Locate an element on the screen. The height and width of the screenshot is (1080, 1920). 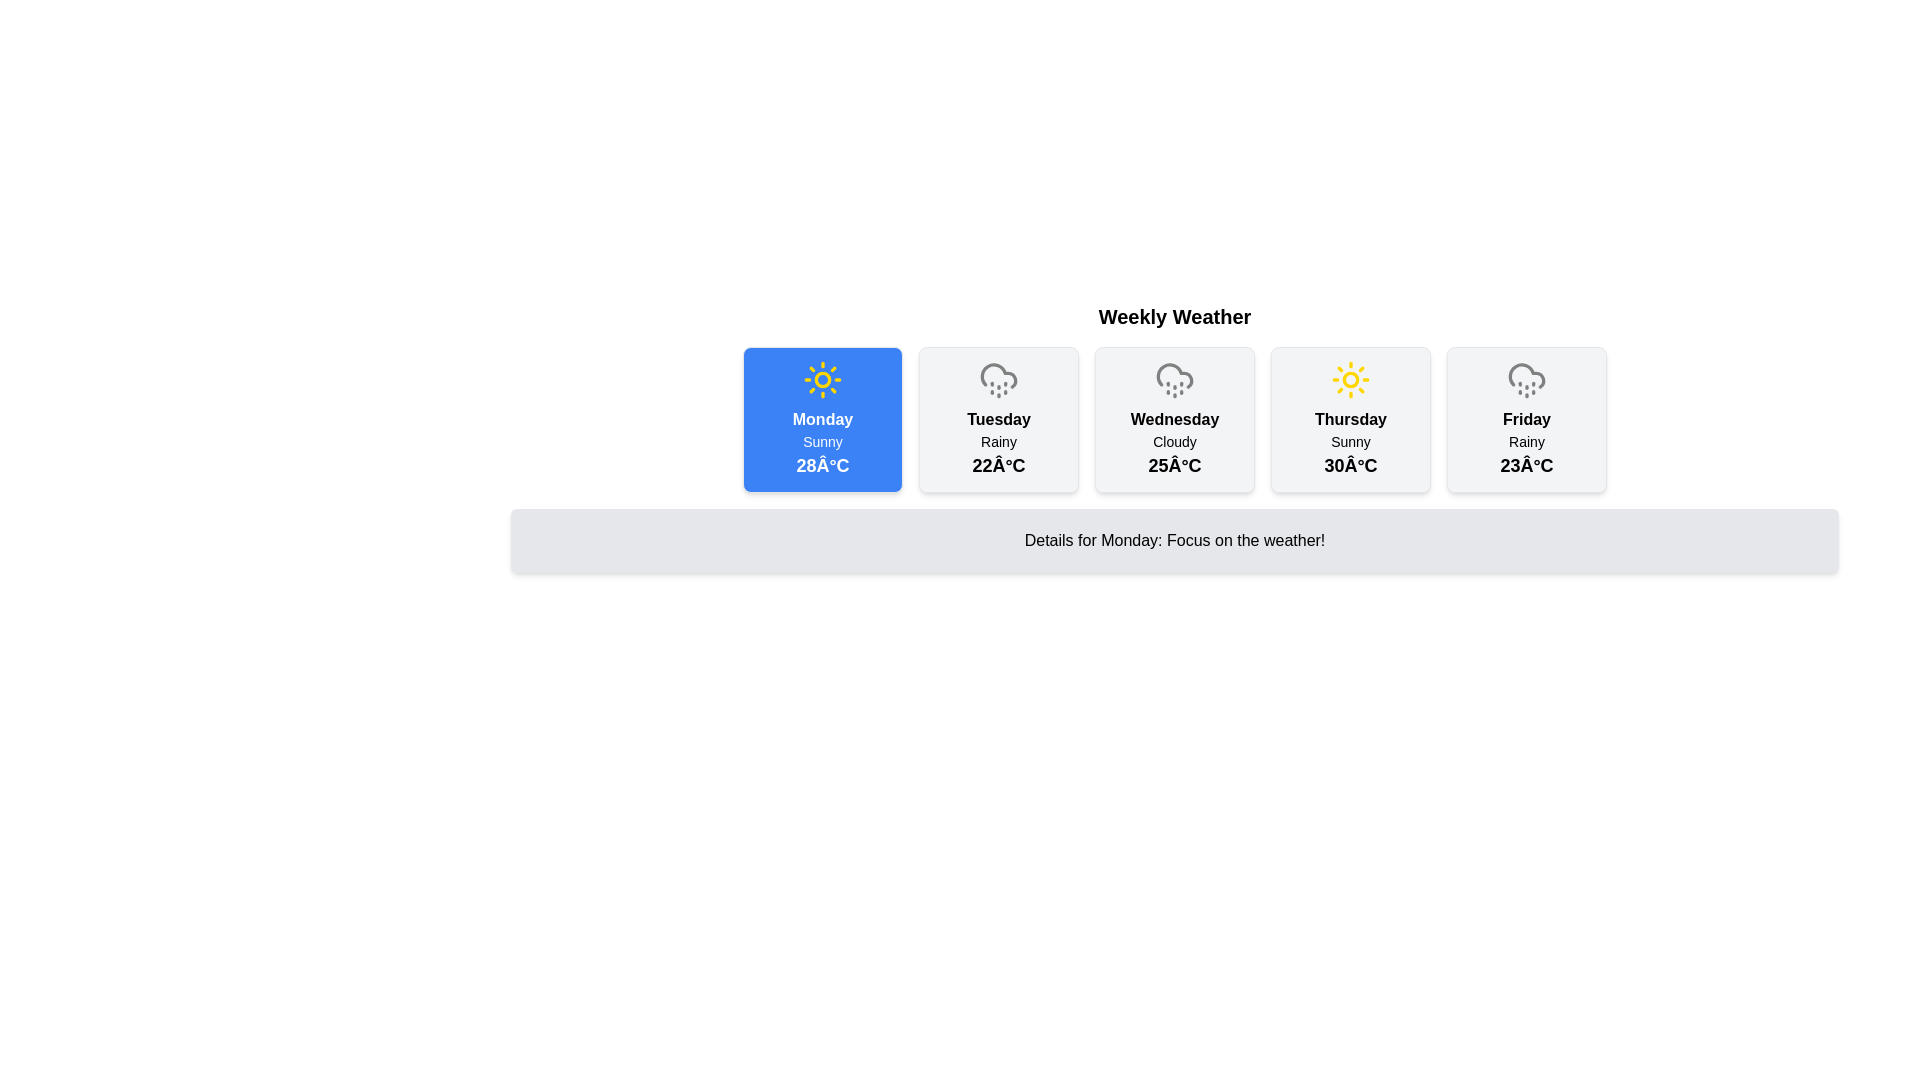
the weather information button for Tuesday is located at coordinates (998, 419).